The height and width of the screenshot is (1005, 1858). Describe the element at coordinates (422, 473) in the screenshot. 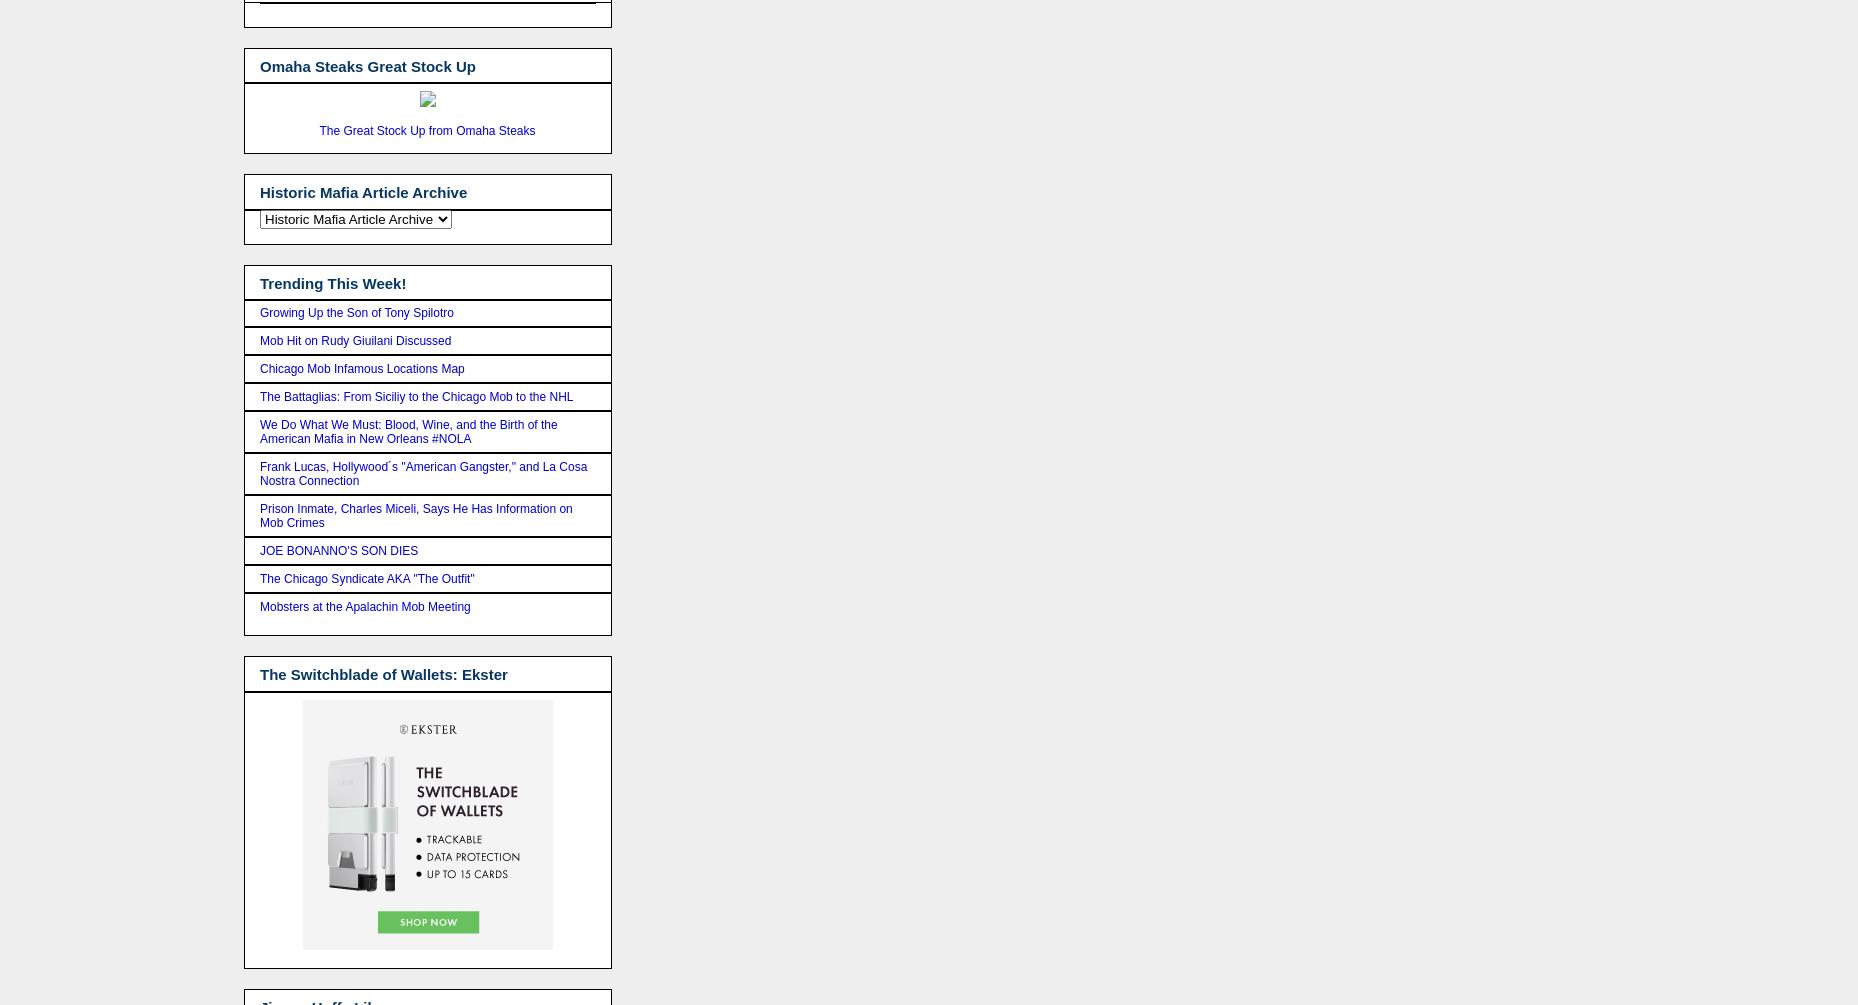

I see `'Frank Lucas, Hollywood´s "American Gangster," and La Cosa Nostra Connection'` at that location.